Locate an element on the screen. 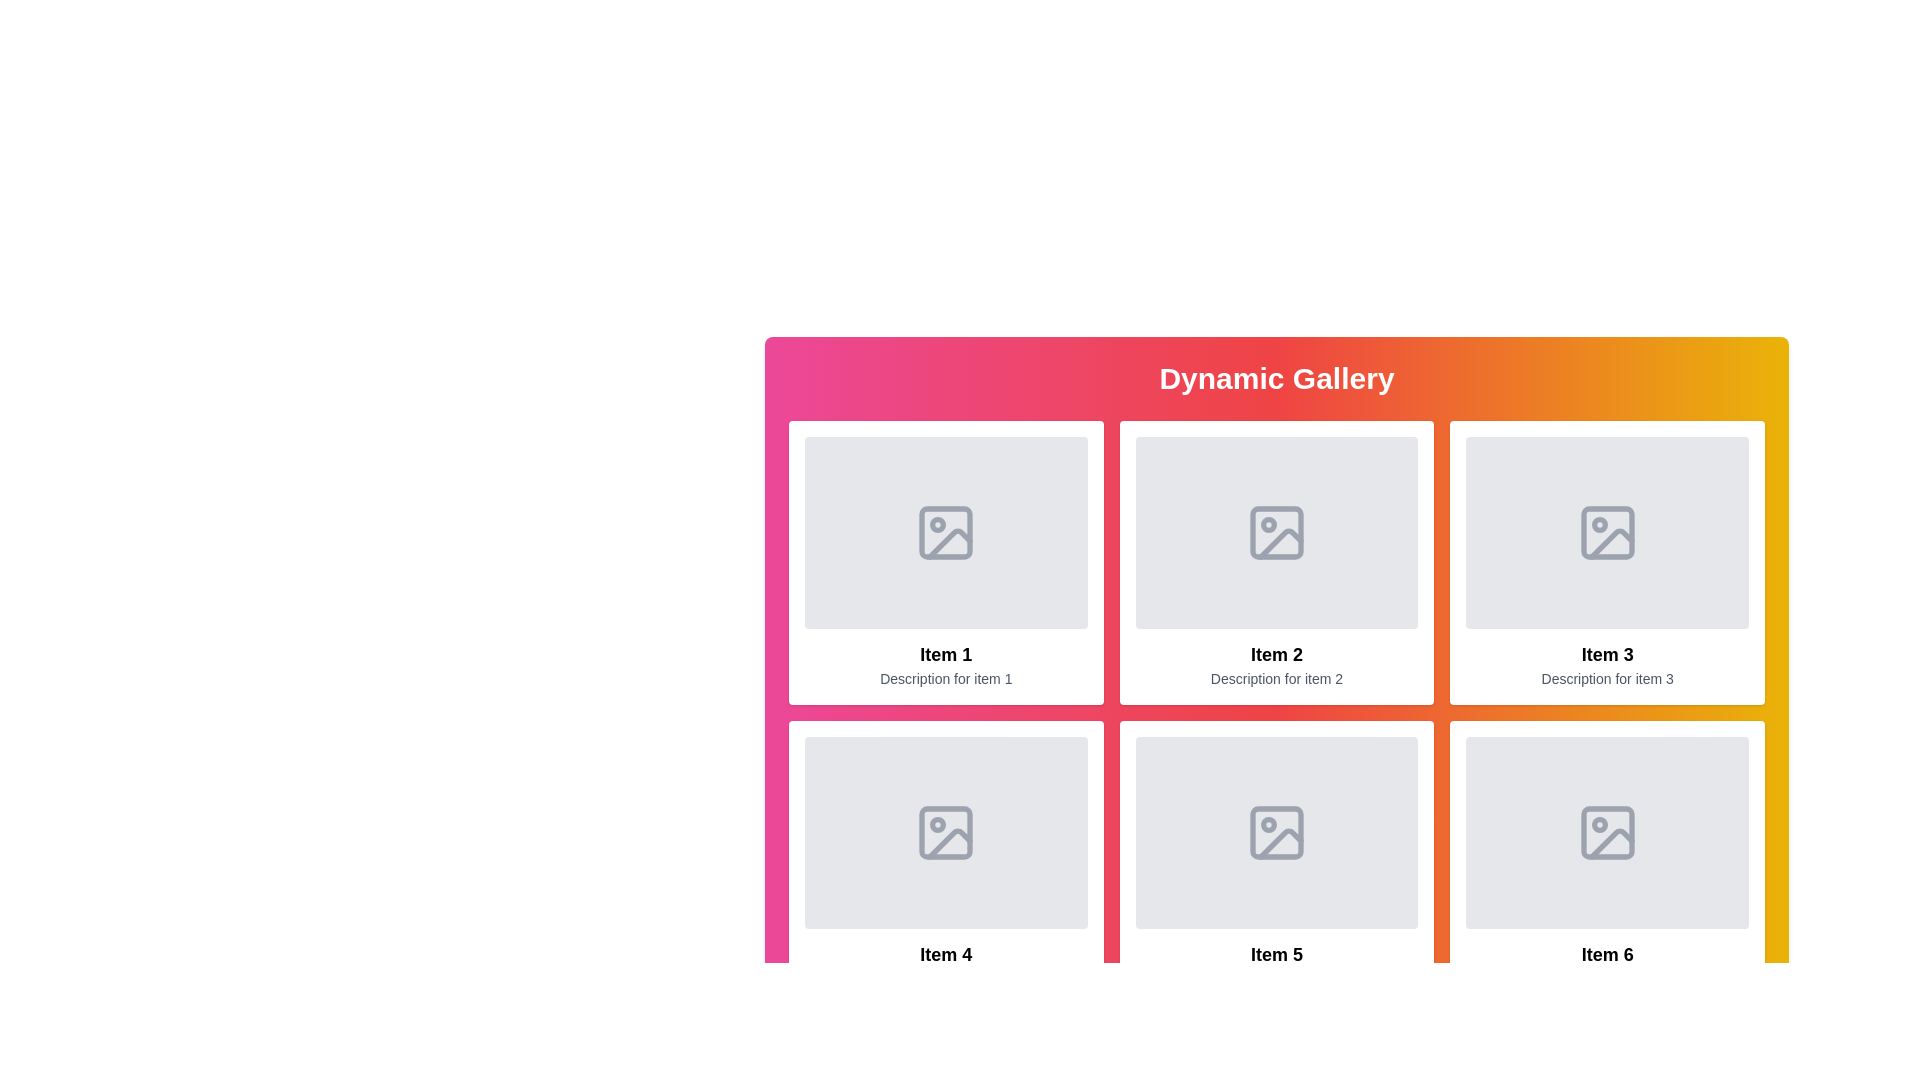 The width and height of the screenshot is (1920, 1080). the first card element in the grid layout is located at coordinates (945, 563).